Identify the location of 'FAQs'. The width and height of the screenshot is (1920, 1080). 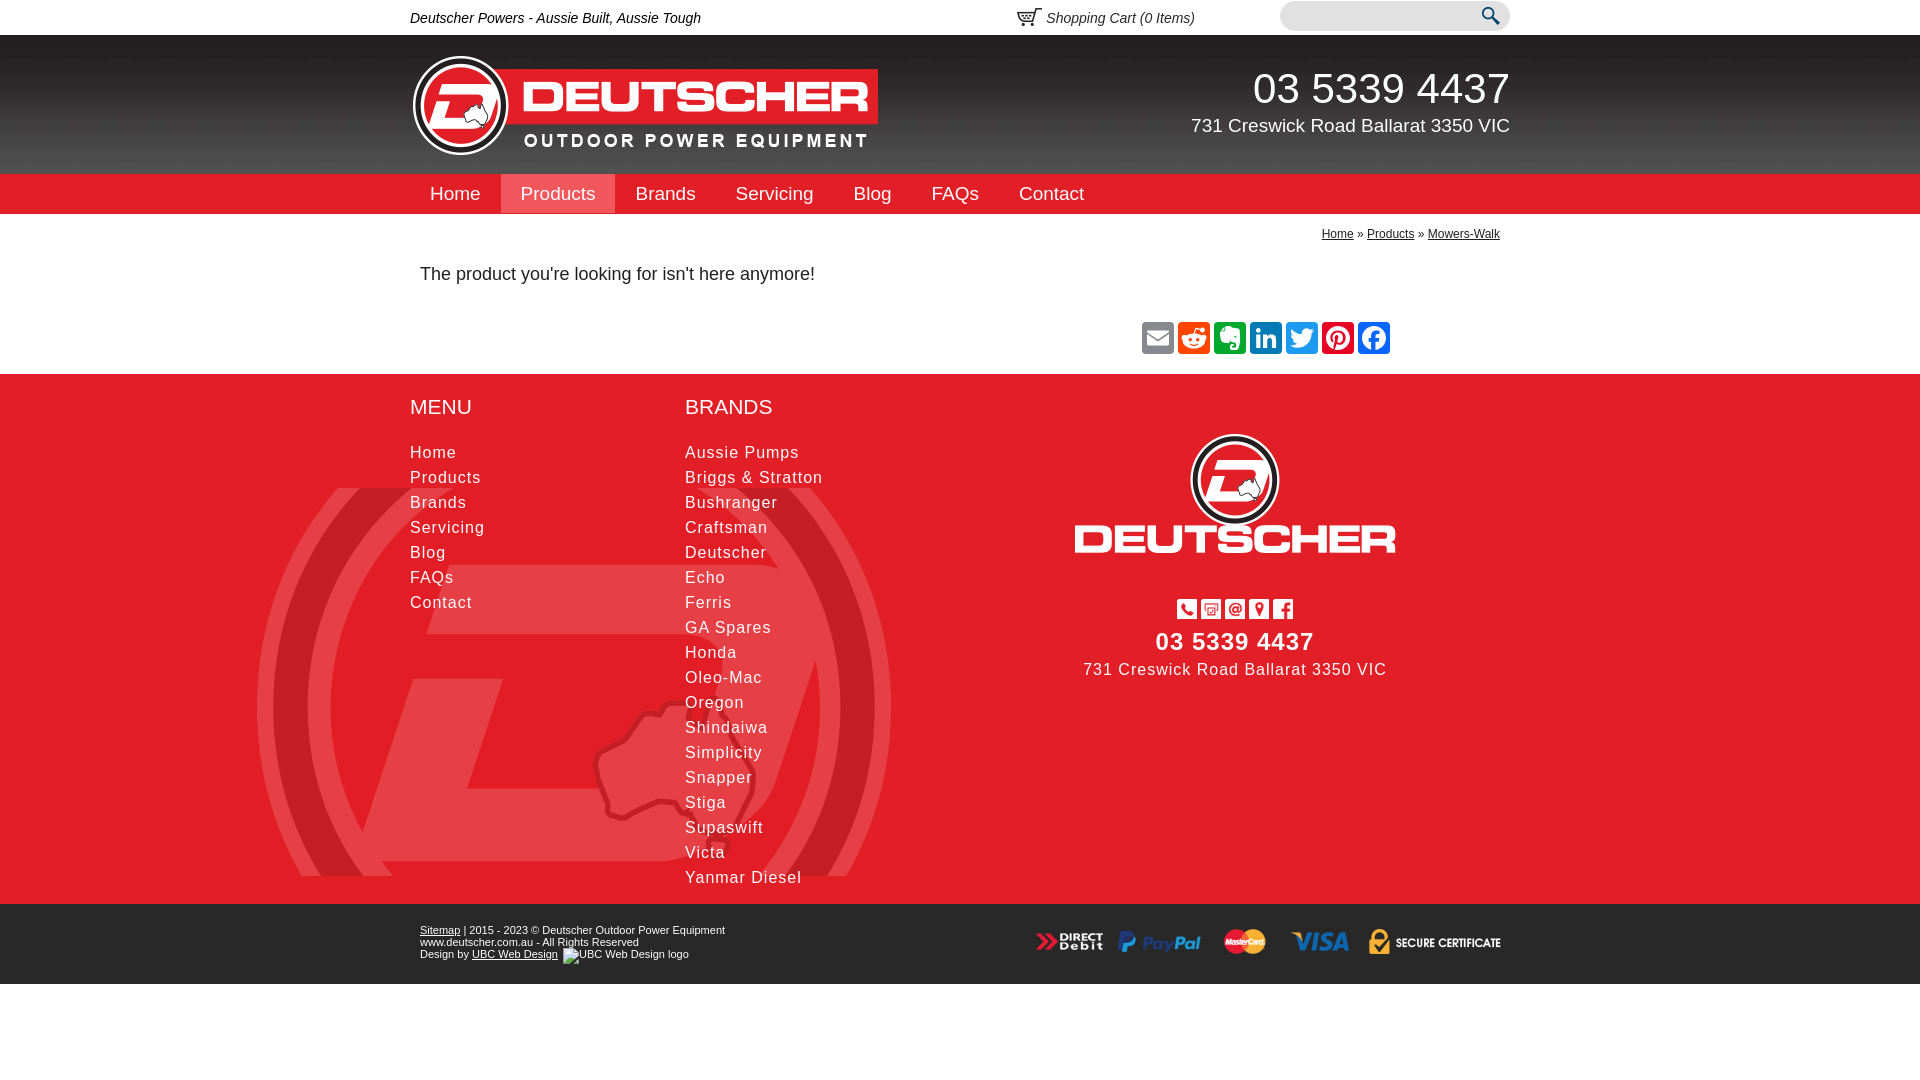
(431, 577).